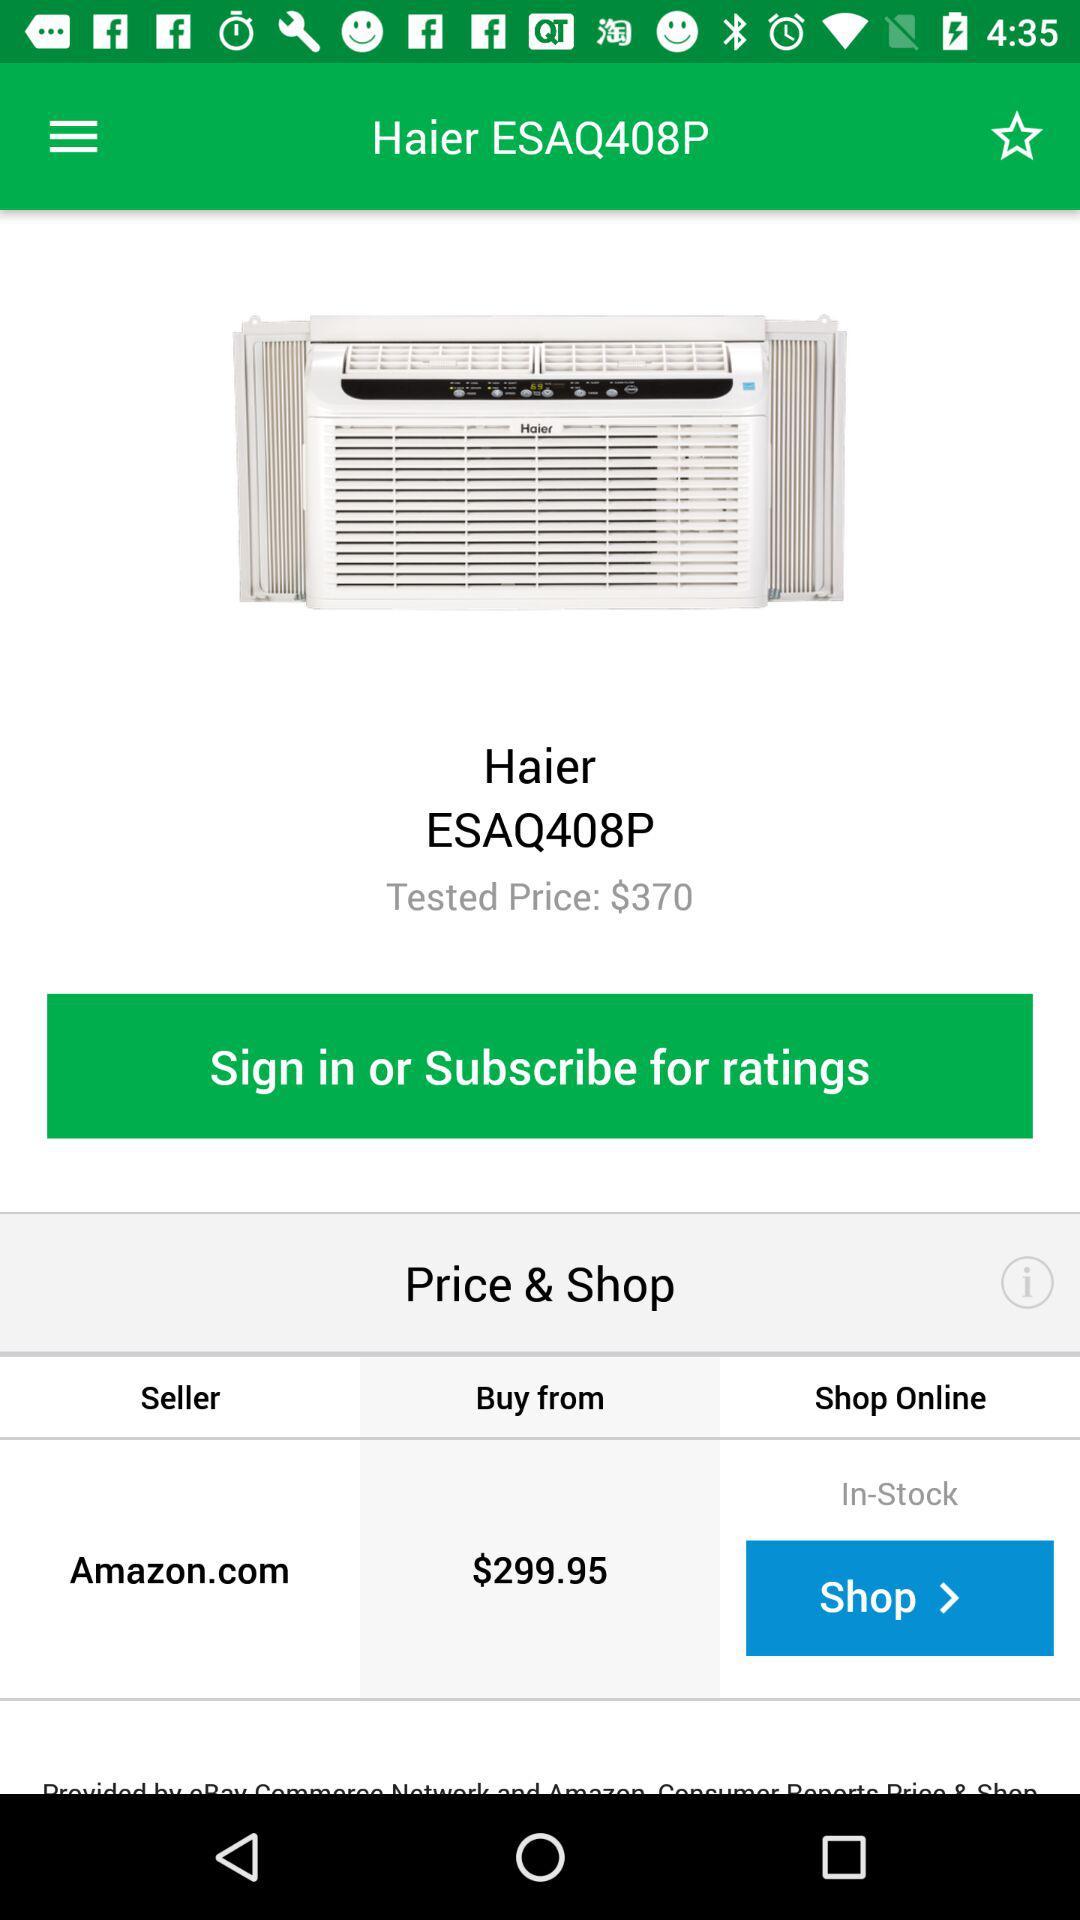 This screenshot has width=1080, height=1920. What do you see at coordinates (72, 135) in the screenshot?
I see `the item to the left of the haier esaq408p` at bounding box center [72, 135].